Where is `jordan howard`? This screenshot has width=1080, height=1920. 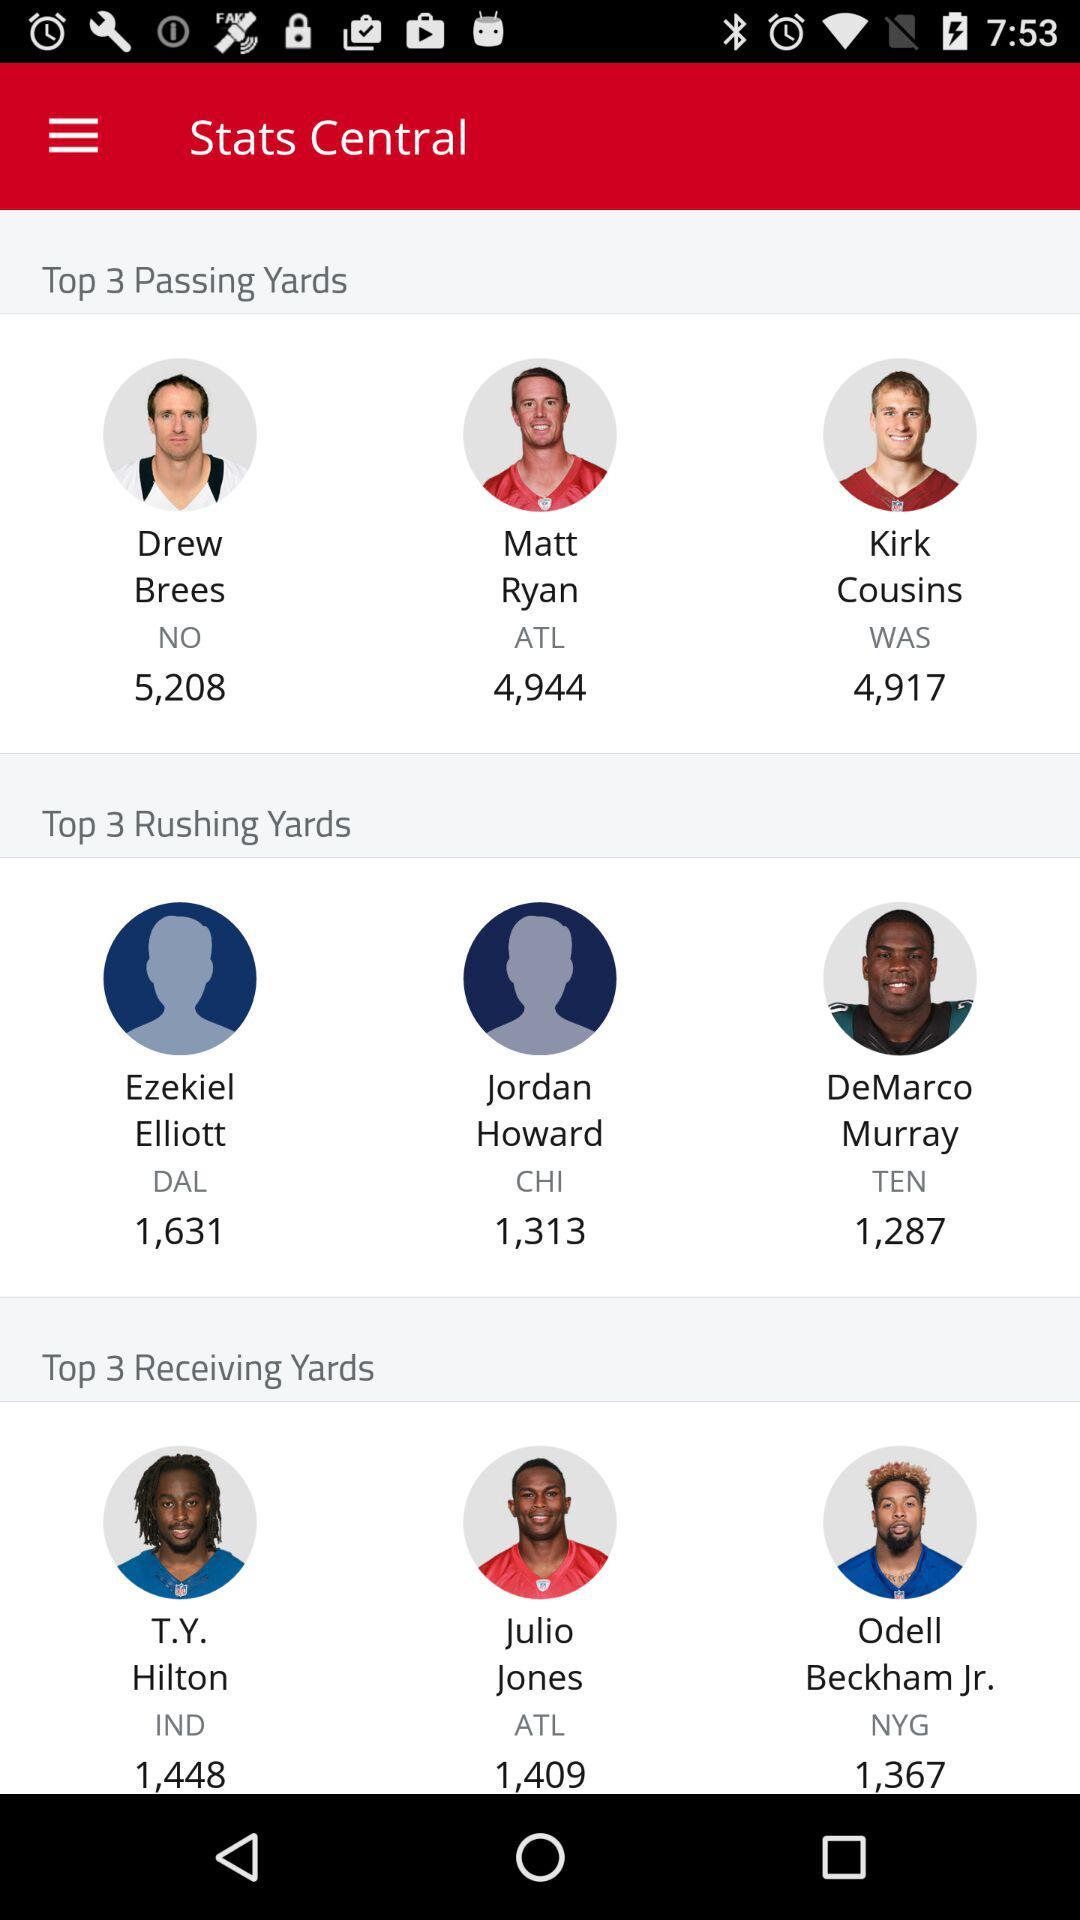
jordan howard is located at coordinates (540, 978).